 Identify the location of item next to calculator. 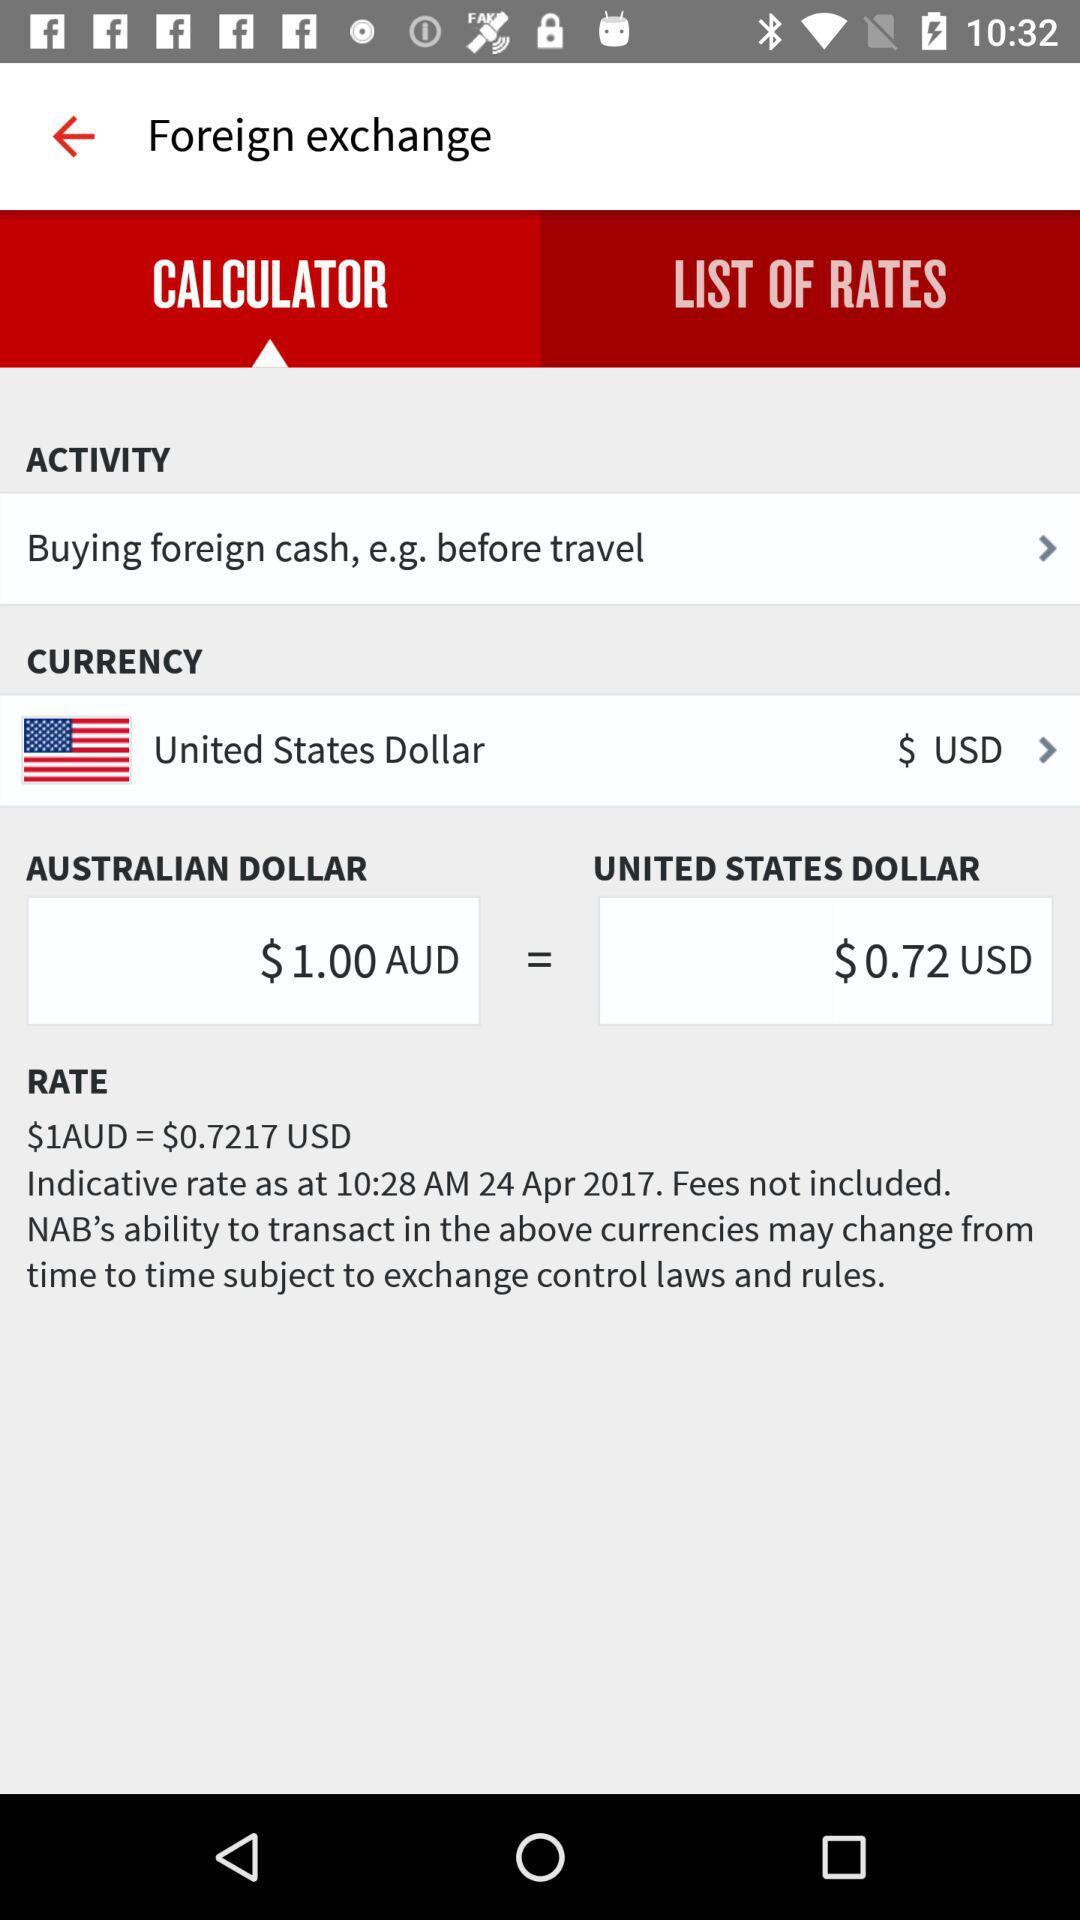
(810, 287).